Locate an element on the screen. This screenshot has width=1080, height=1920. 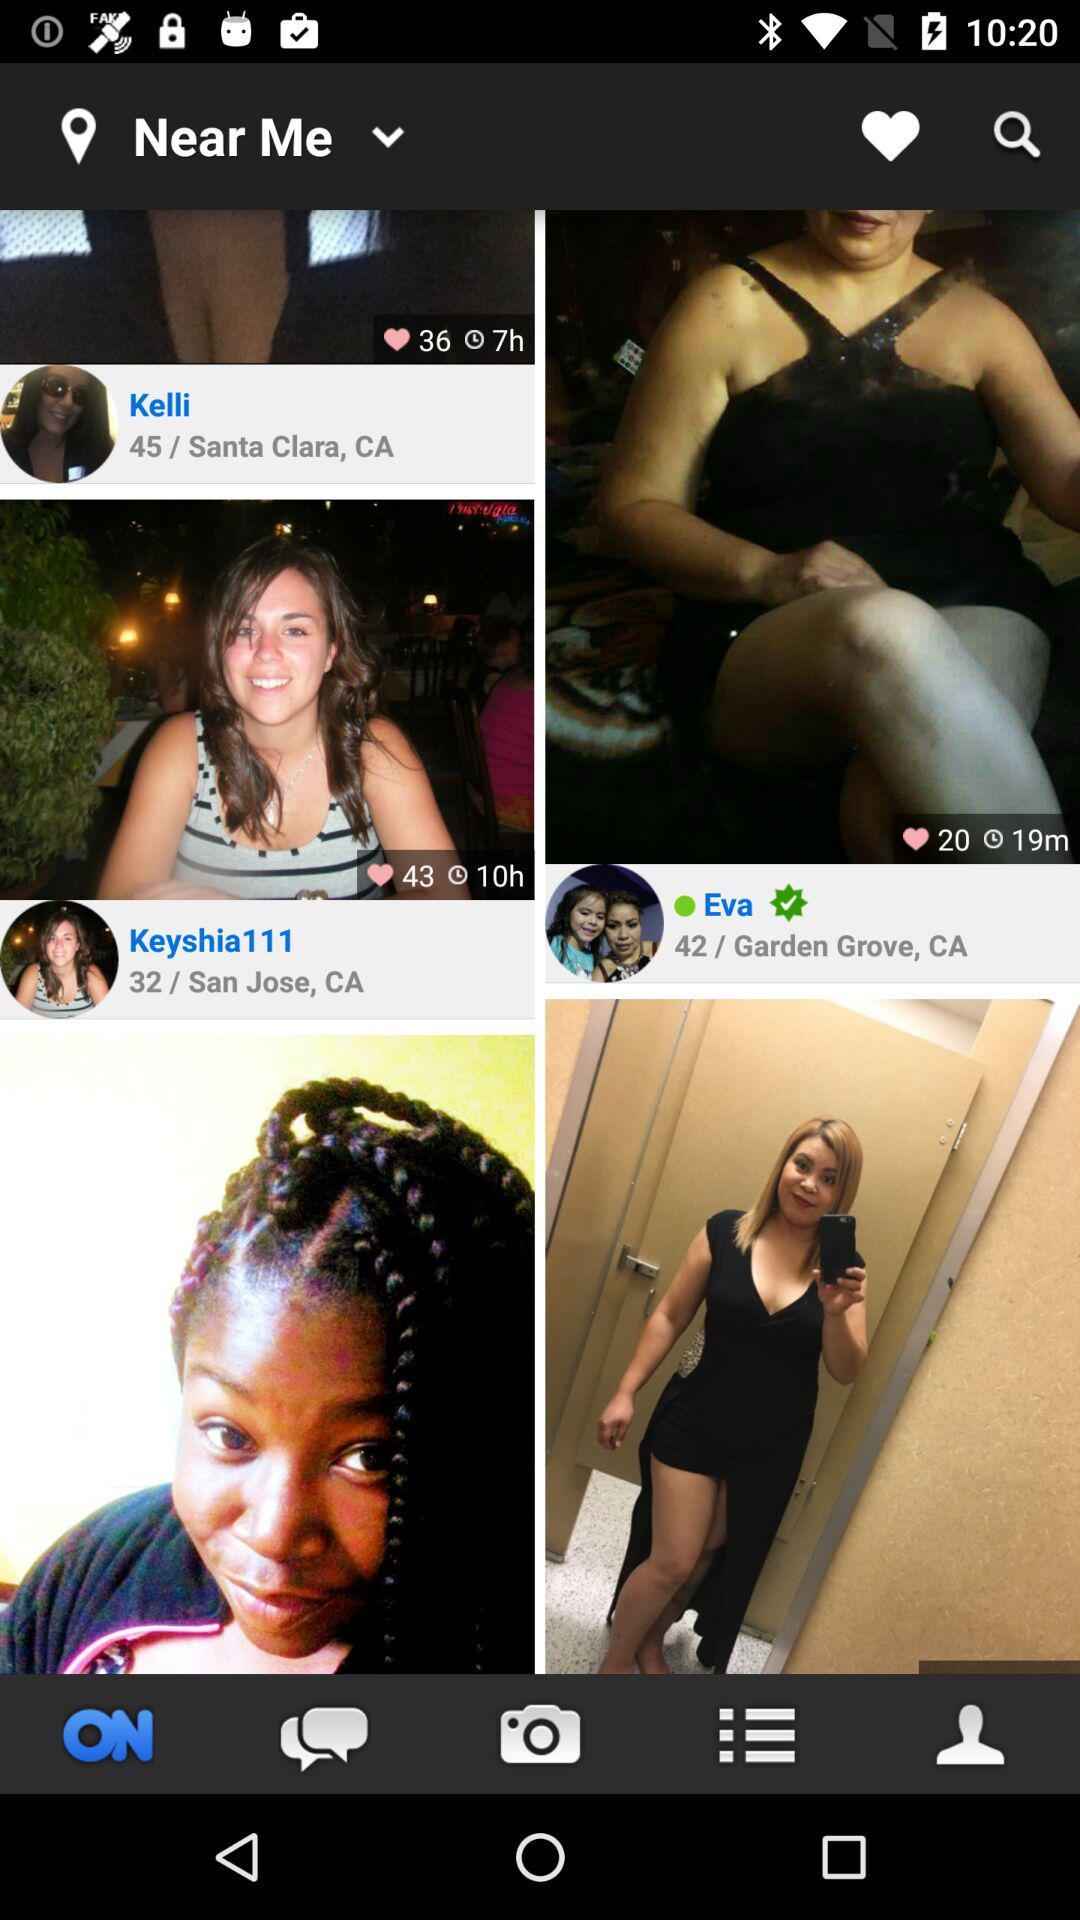
chat message is located at coordinates (323, 1733).